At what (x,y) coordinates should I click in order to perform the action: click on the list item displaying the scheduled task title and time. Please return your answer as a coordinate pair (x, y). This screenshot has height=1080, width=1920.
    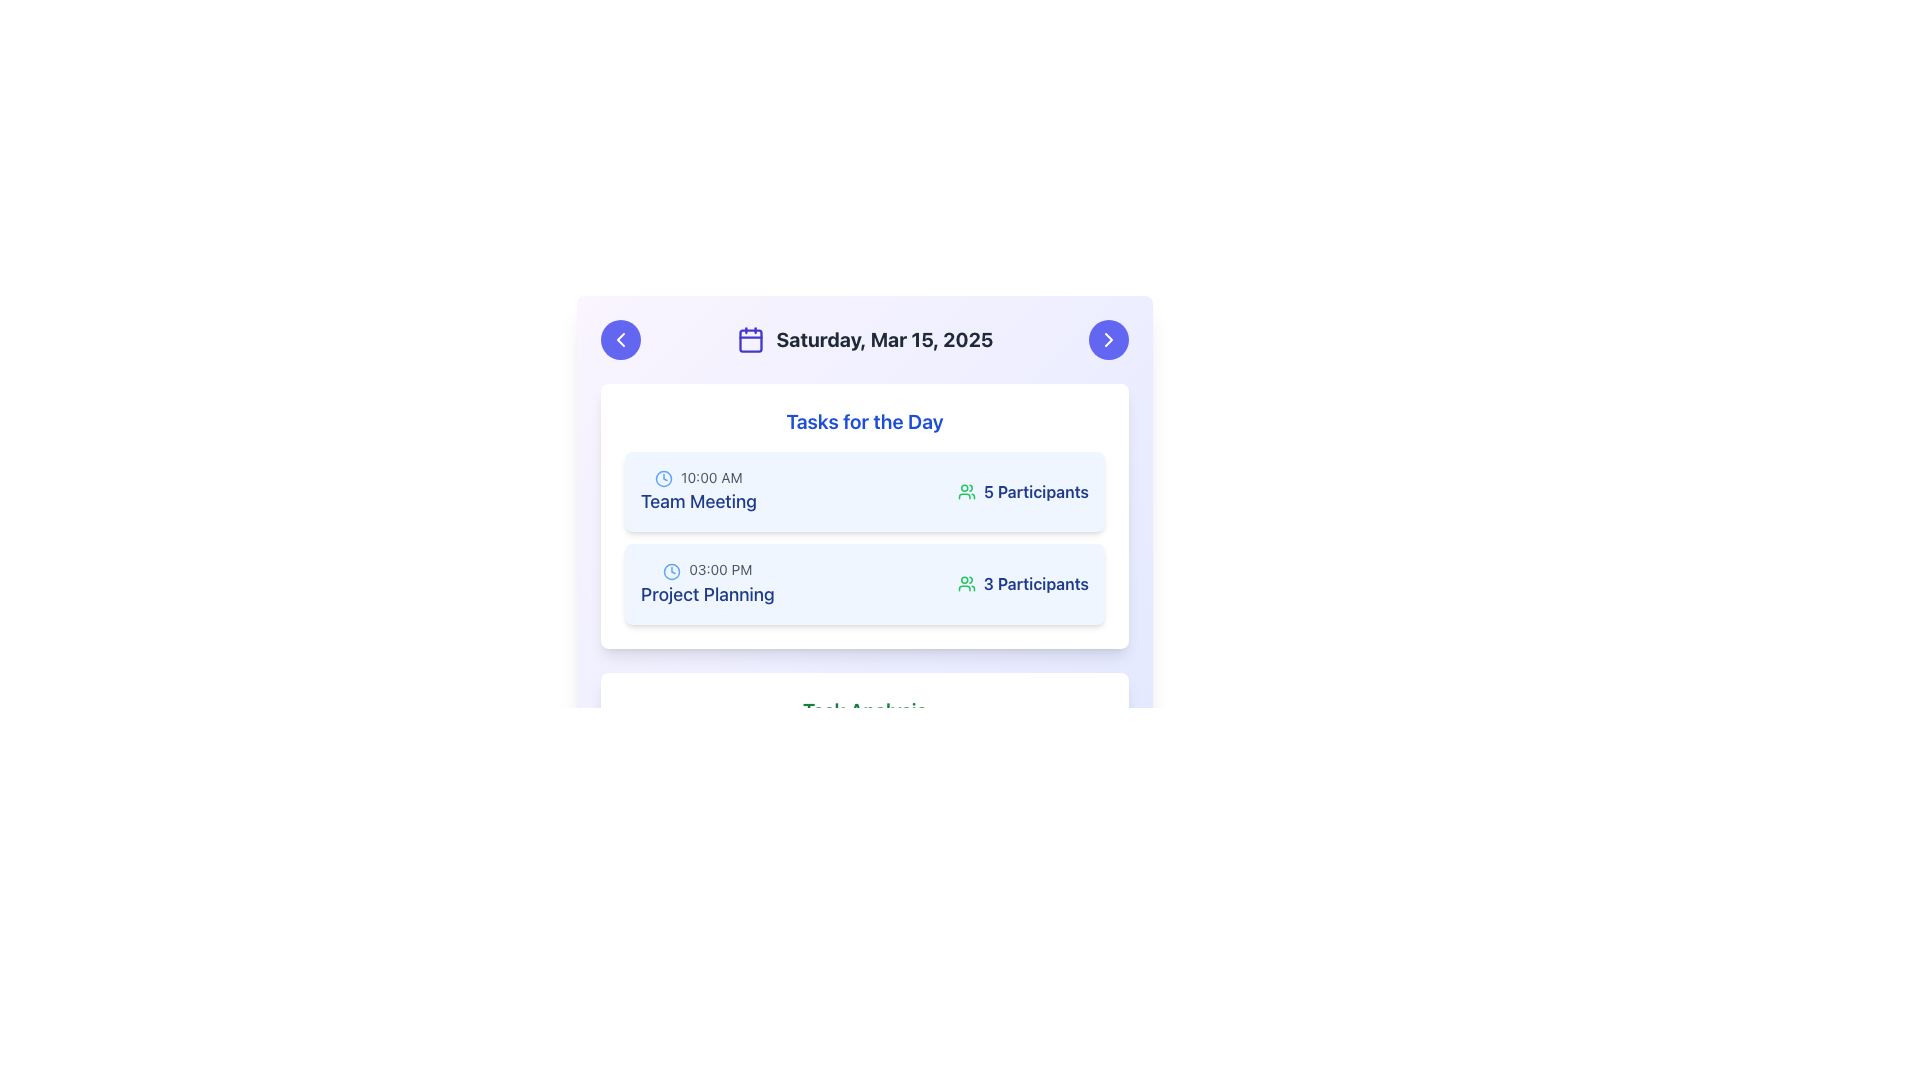
    Looking at the image, I should click on (707, 584).